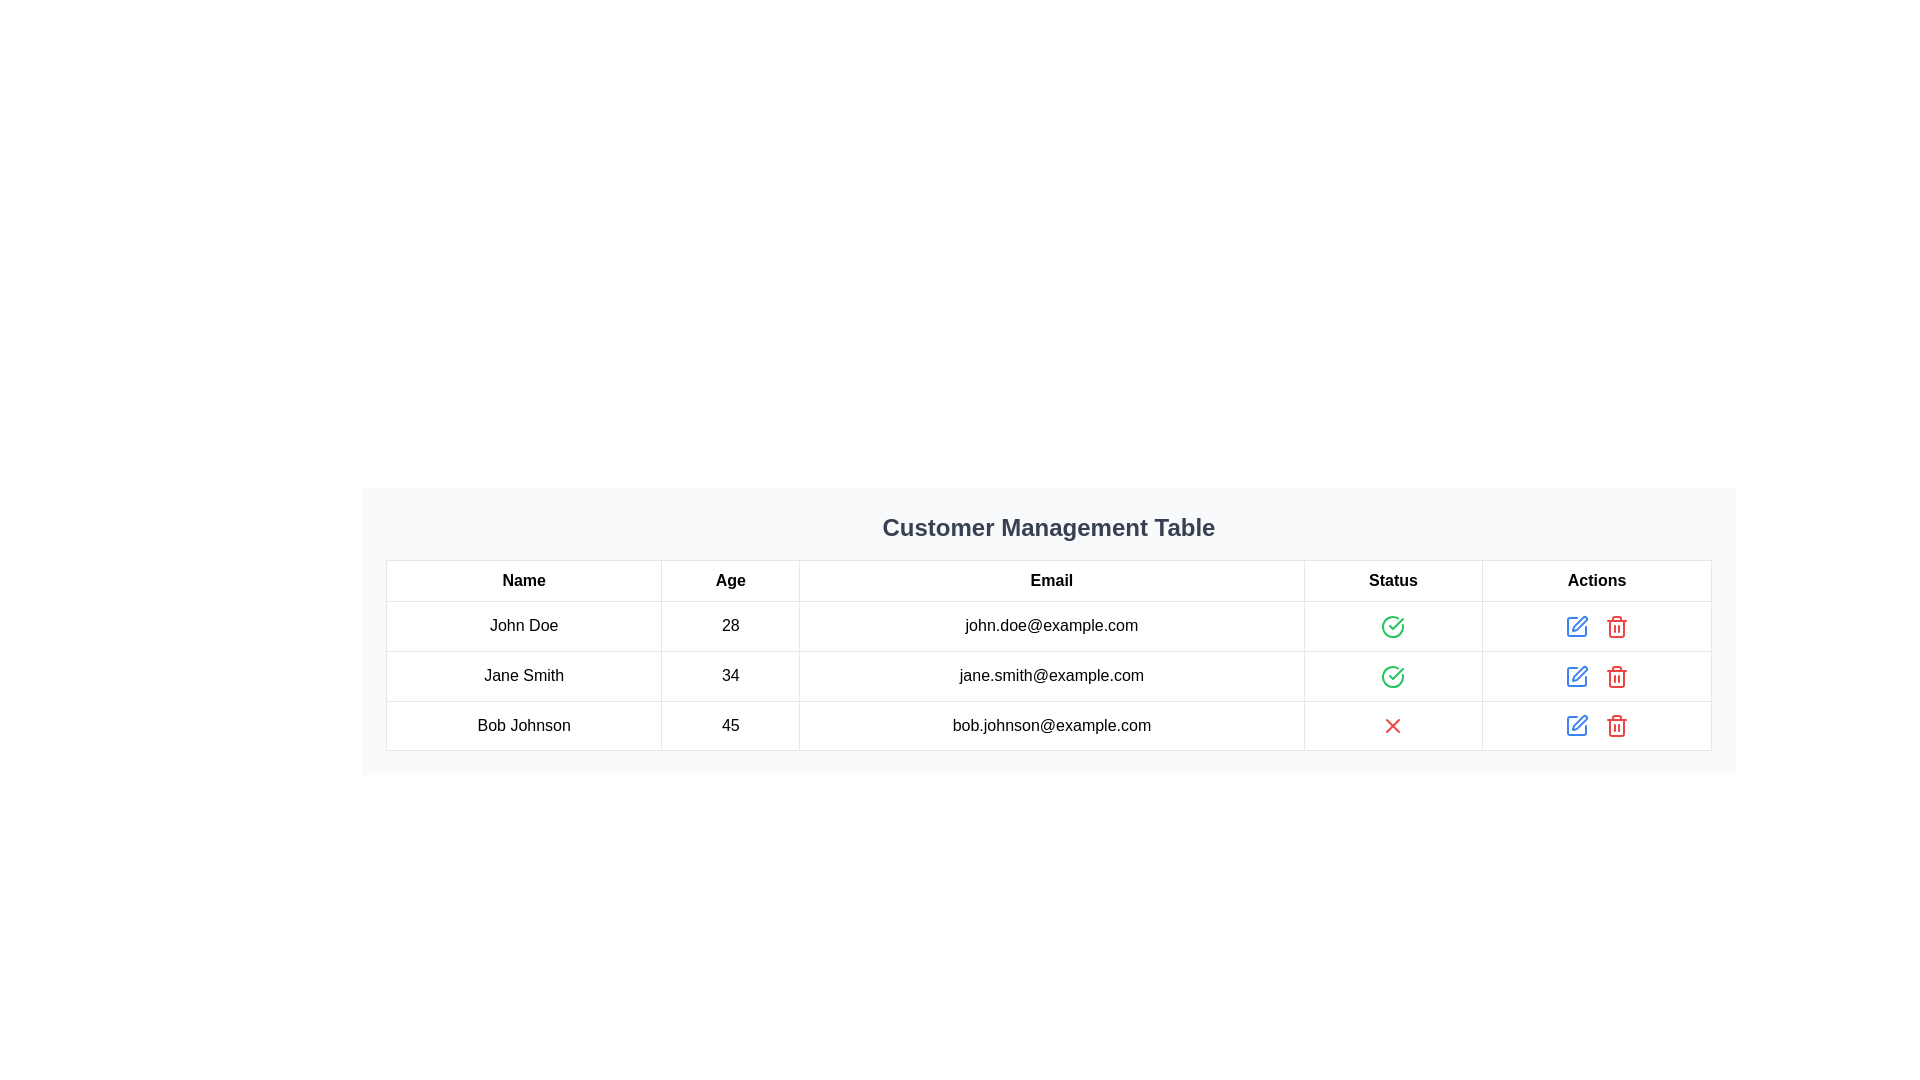 This screenshot has height=1080, width=1920. I want to click on the delete button located in the 'Actions' column of the third row of the table, so click(1617, 675).